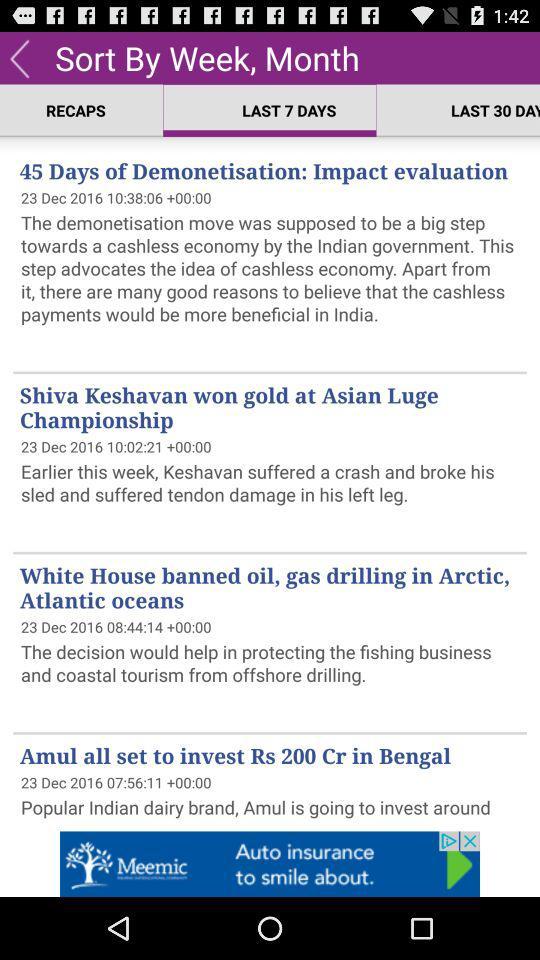  I want to click on opens the advertisement, so click(270, 863).